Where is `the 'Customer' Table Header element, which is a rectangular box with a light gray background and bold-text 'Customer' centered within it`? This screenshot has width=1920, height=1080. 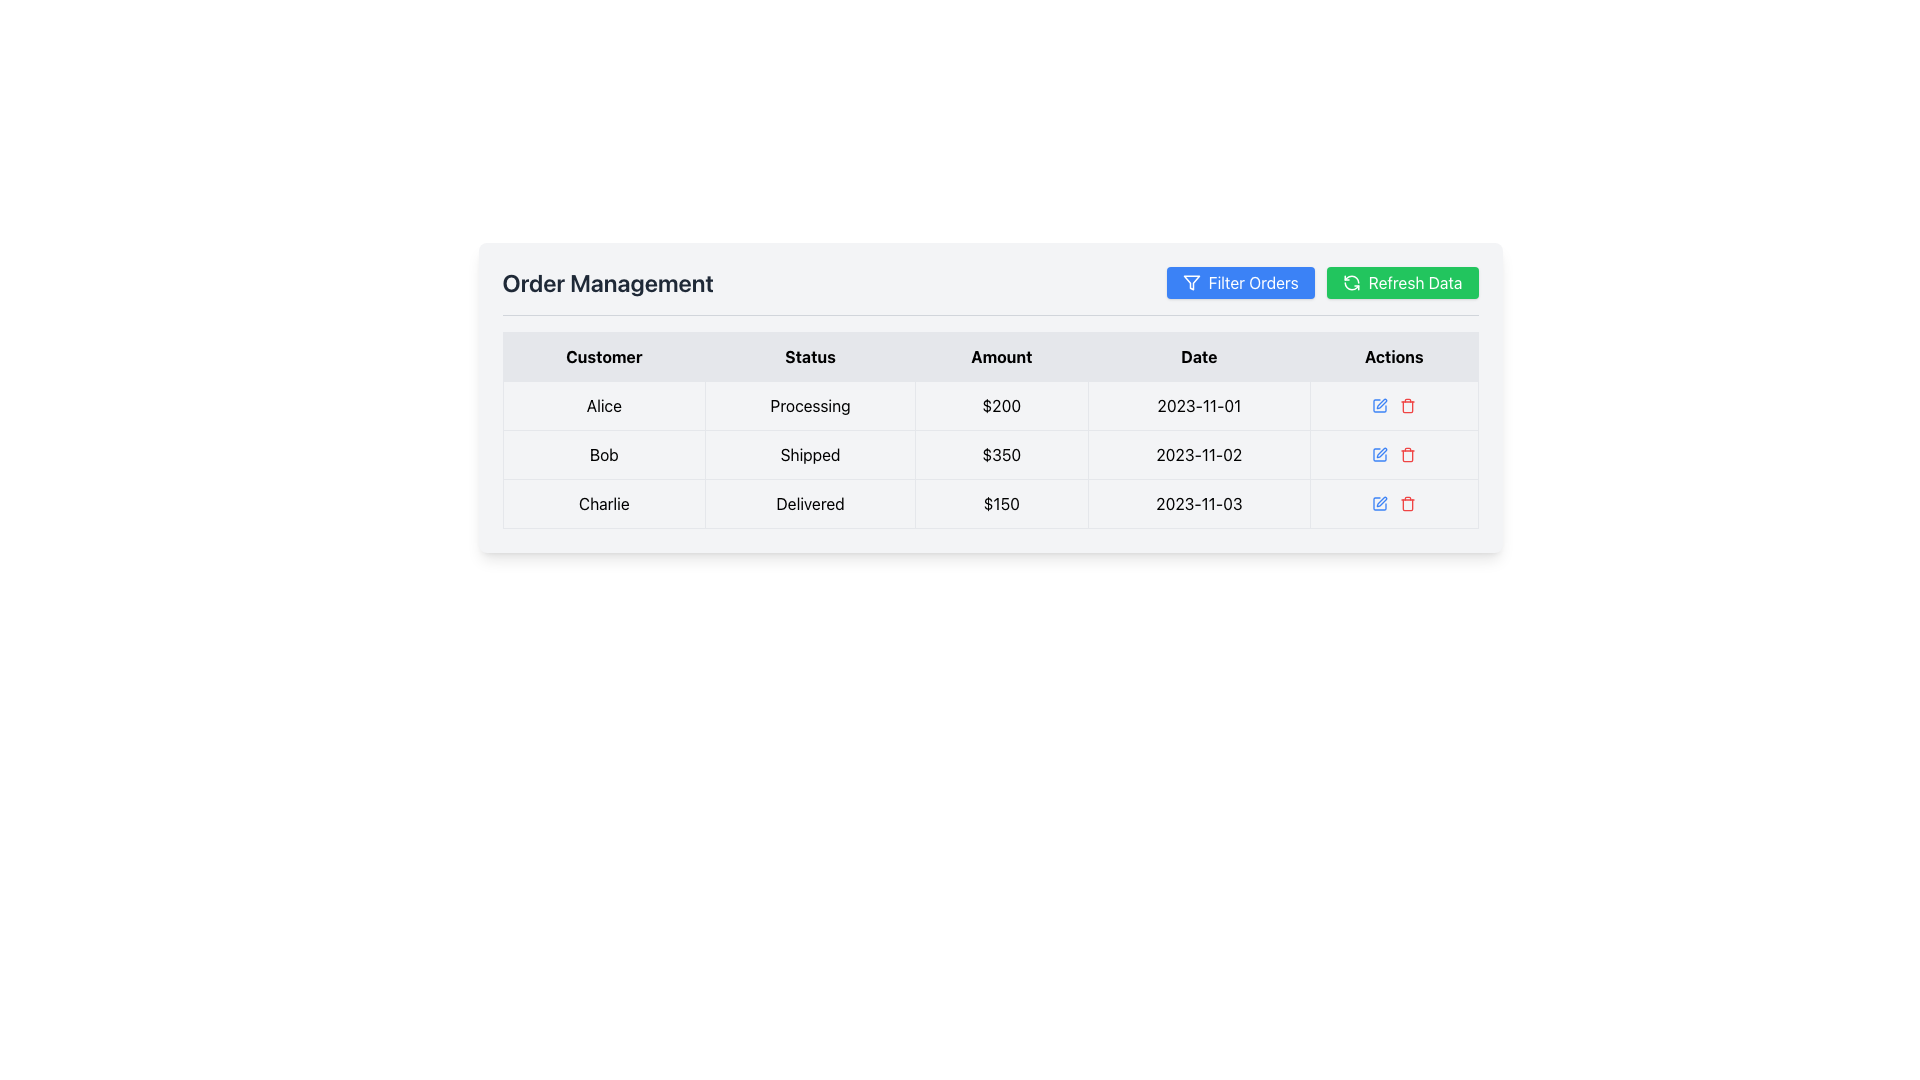 the 'Customer' Table Header element, which is a rectangular box with a light gray background and bold-text 'Customer' centered within it is located at coordinates (603, 356).